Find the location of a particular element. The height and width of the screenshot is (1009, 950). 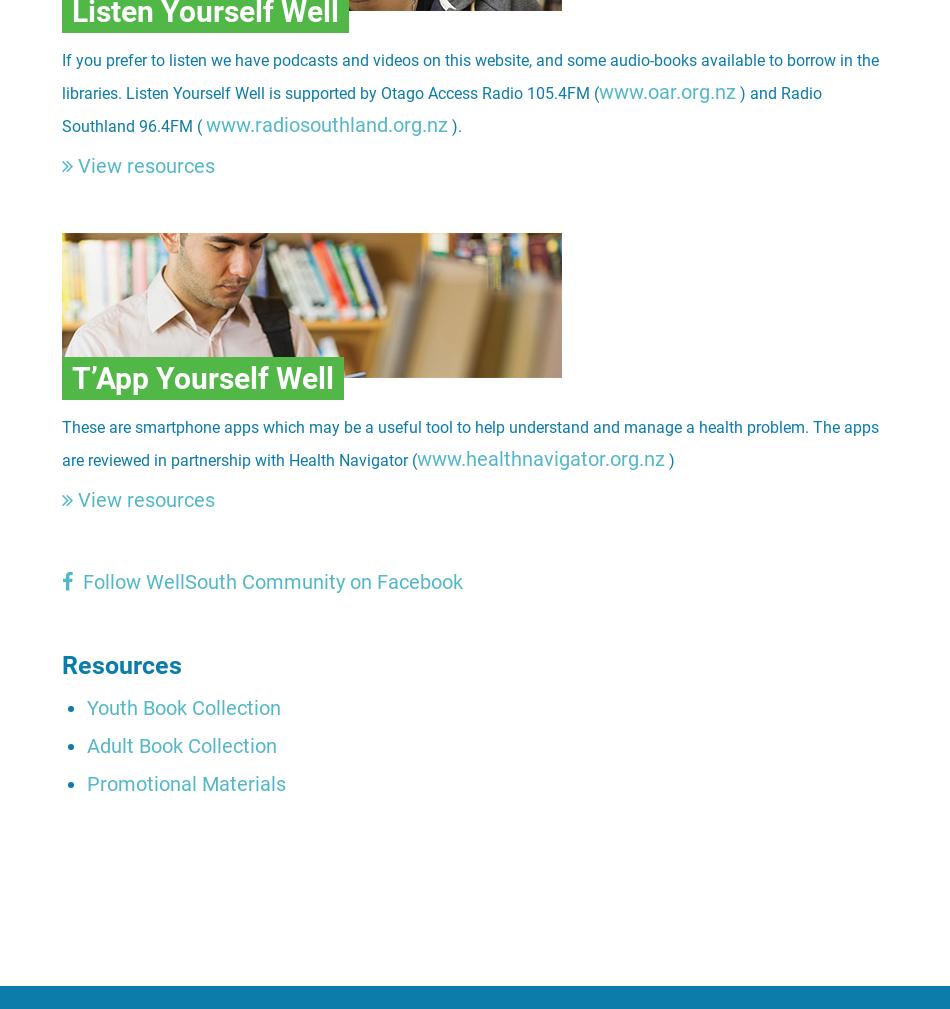

'www.radiosouthland.org.nz' is located at coordinates (325, 124).